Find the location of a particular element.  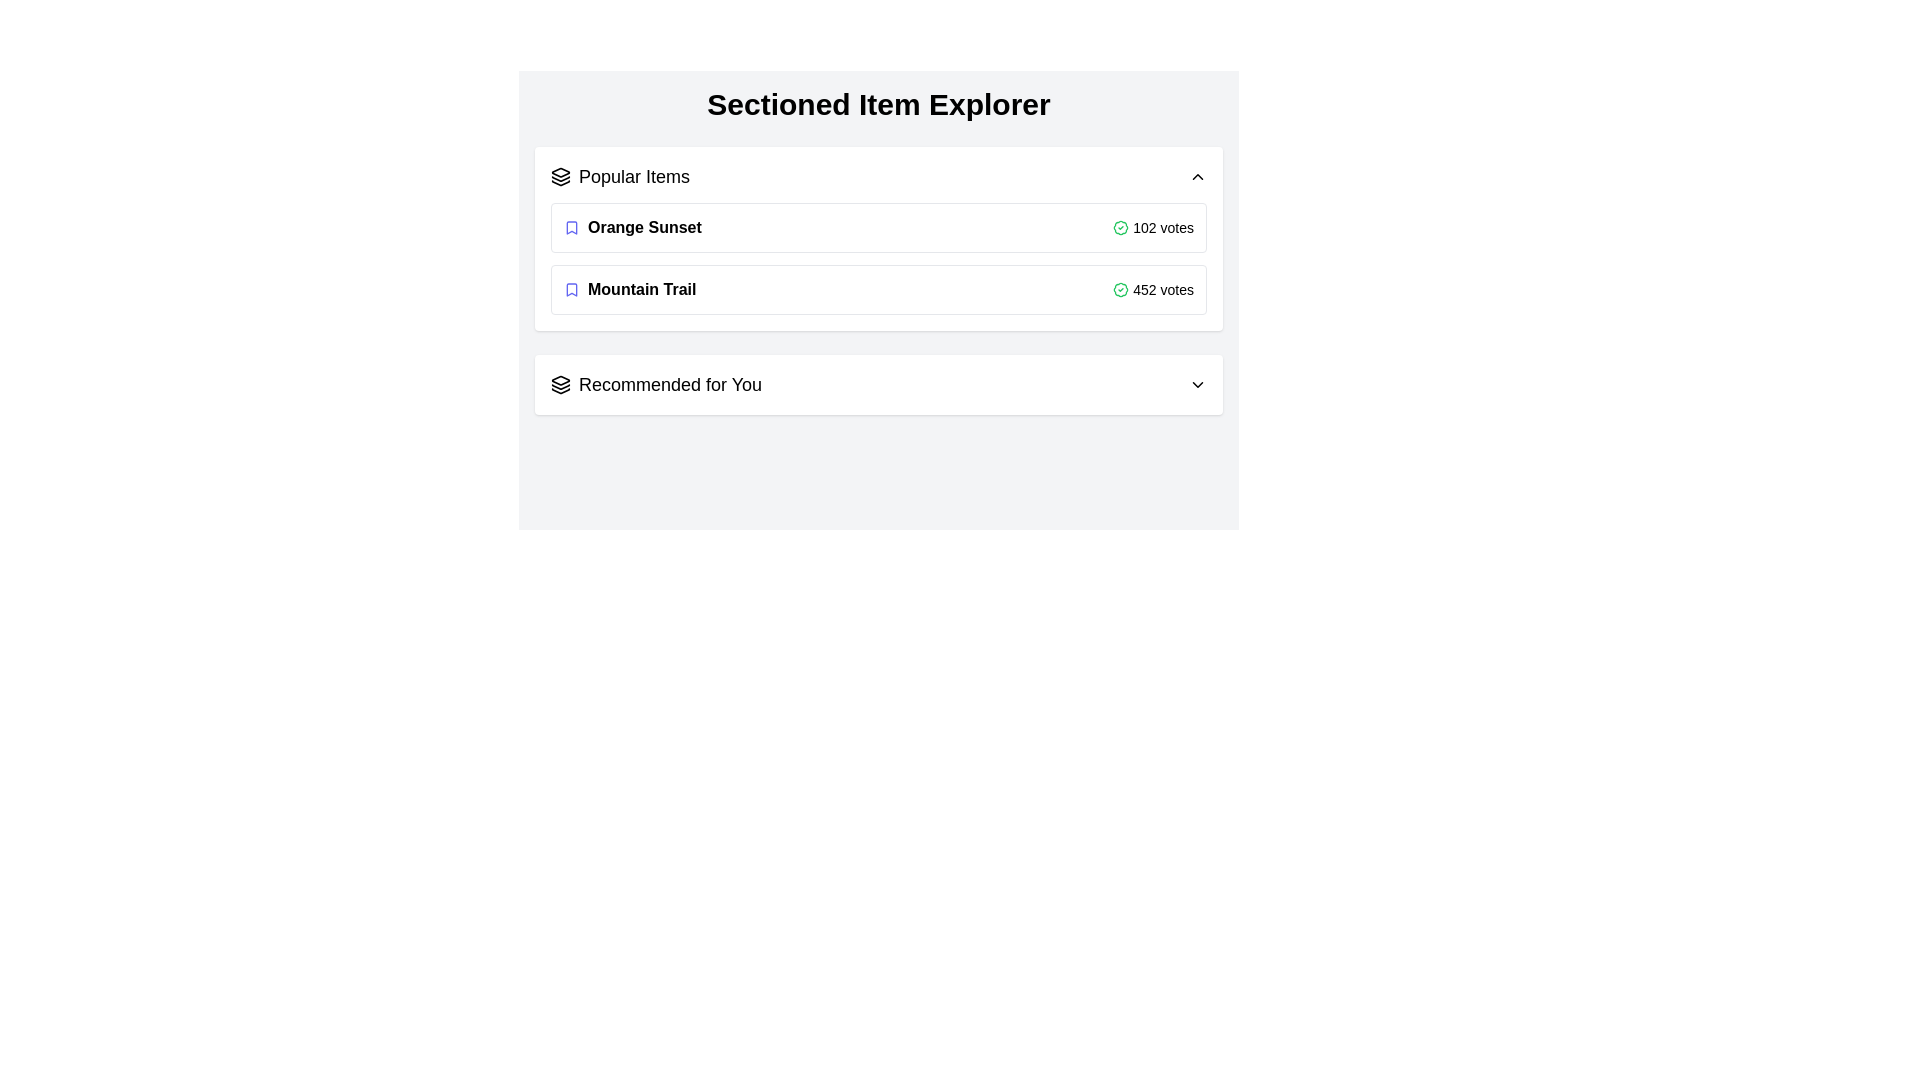

the icon that serves as a visual cue for 'Recommended for You', located to the left of the corresponding text in the header section is located at coordinates (560, 385).